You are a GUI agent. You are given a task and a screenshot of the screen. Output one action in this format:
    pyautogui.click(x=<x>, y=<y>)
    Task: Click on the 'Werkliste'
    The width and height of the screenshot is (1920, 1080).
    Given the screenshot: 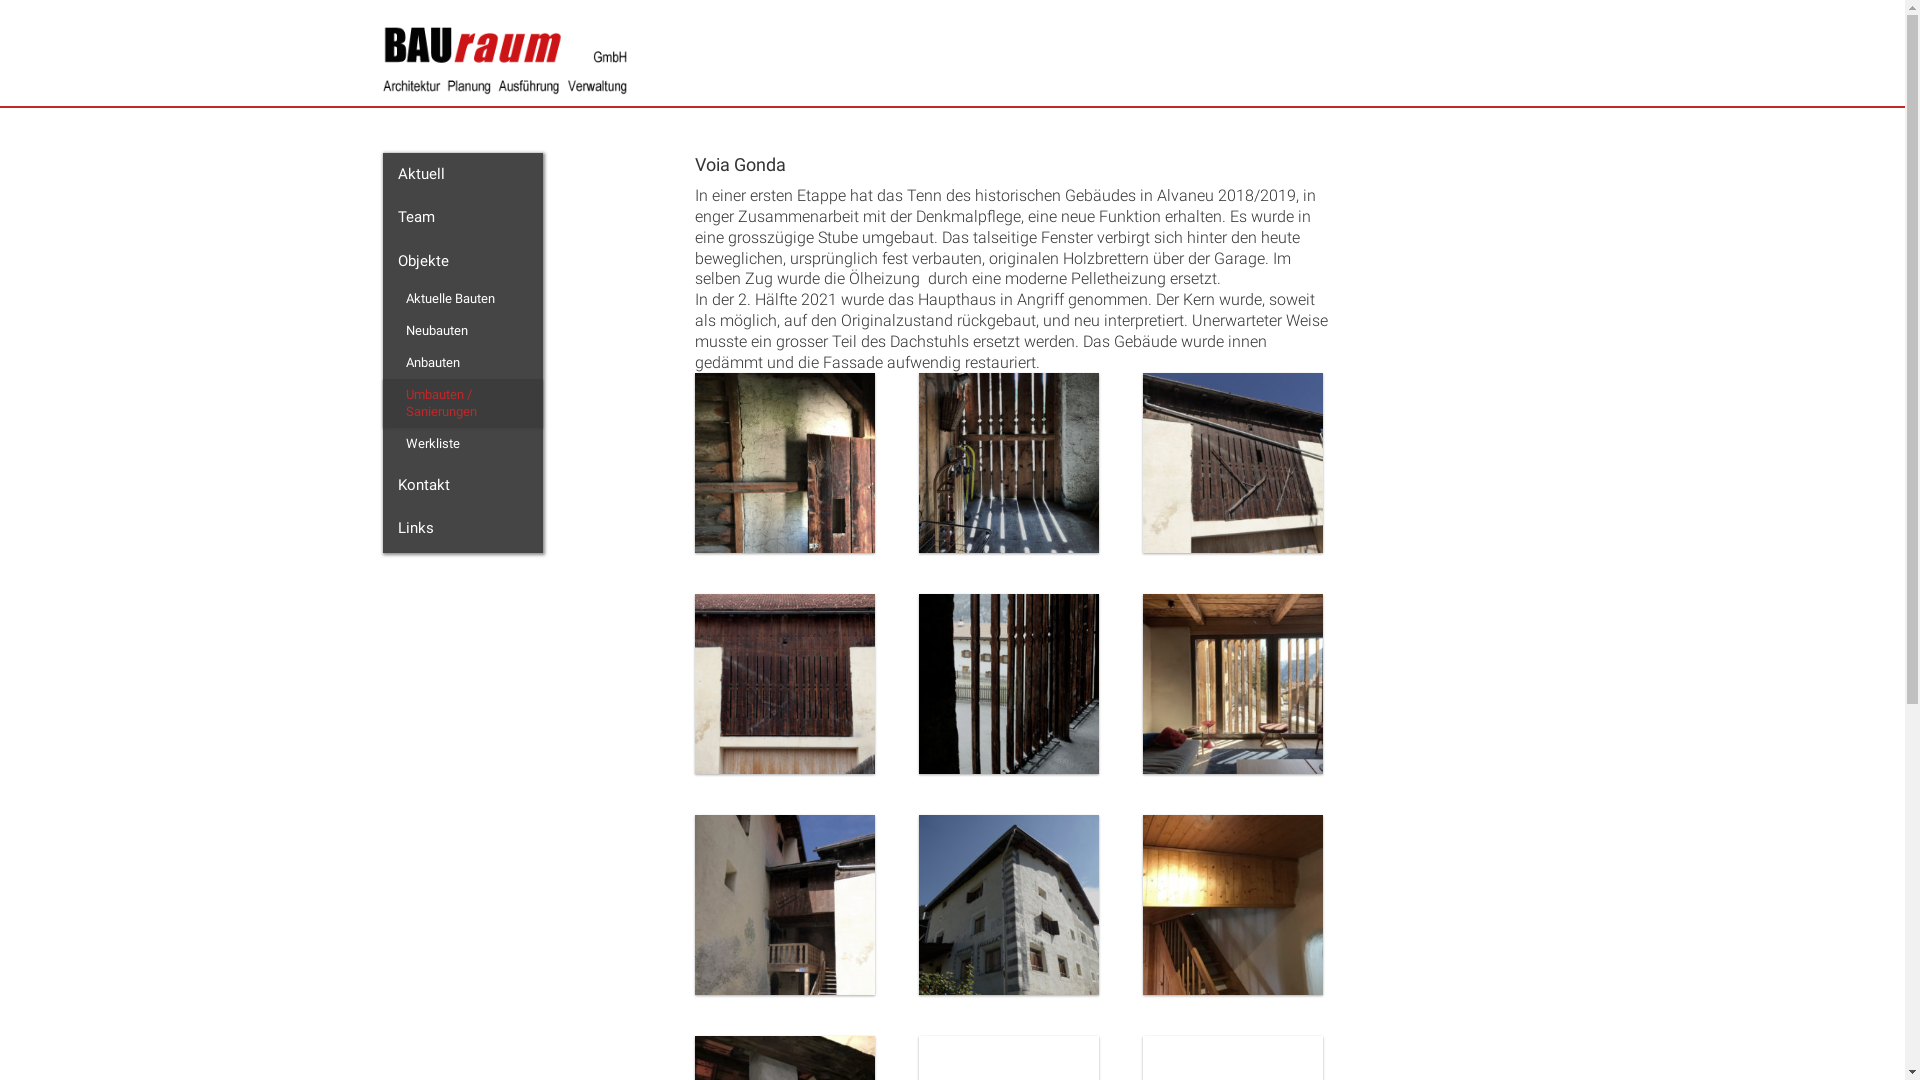 What is the action you would take?
    pyautogui.click(x=464, y=442)
    